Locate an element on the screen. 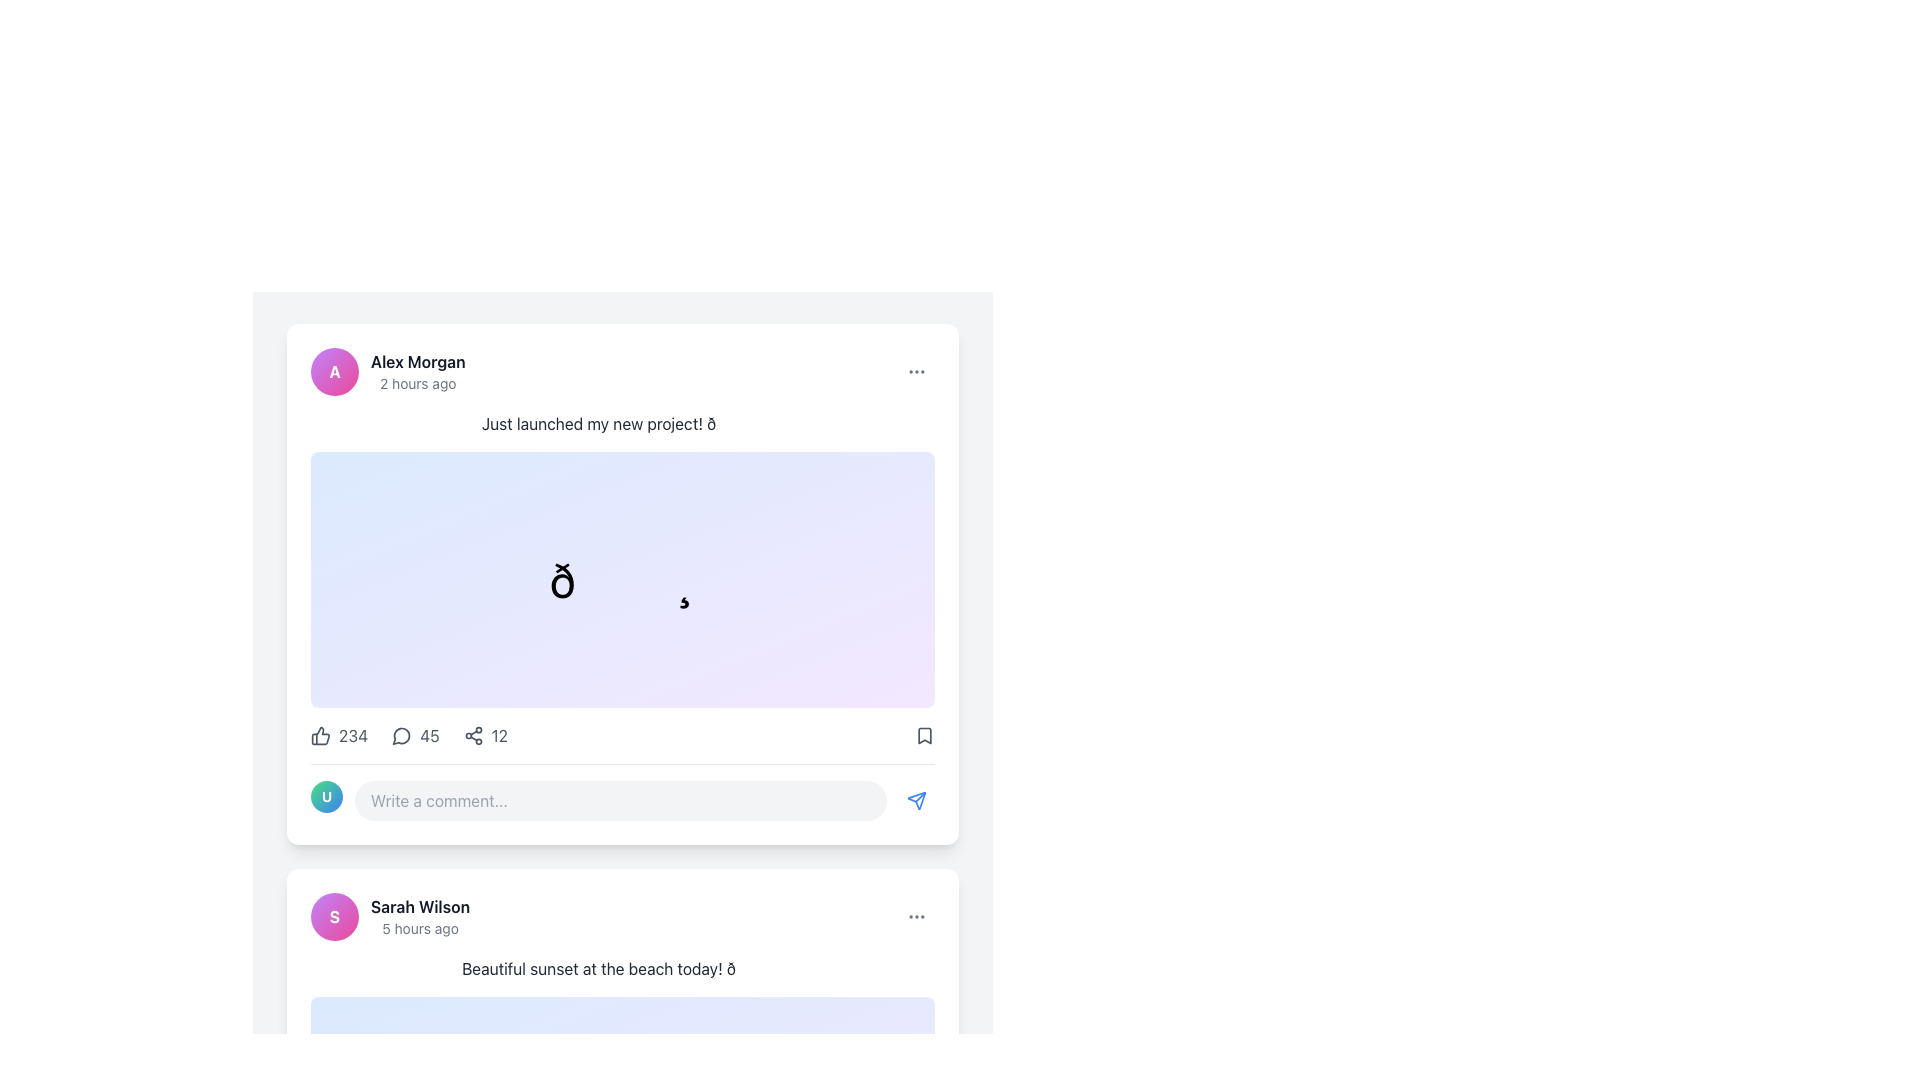  the bookmark icon button, which is a filled triangle shape located at the bottom-right corner of a post is located at coordinates (924, 736).